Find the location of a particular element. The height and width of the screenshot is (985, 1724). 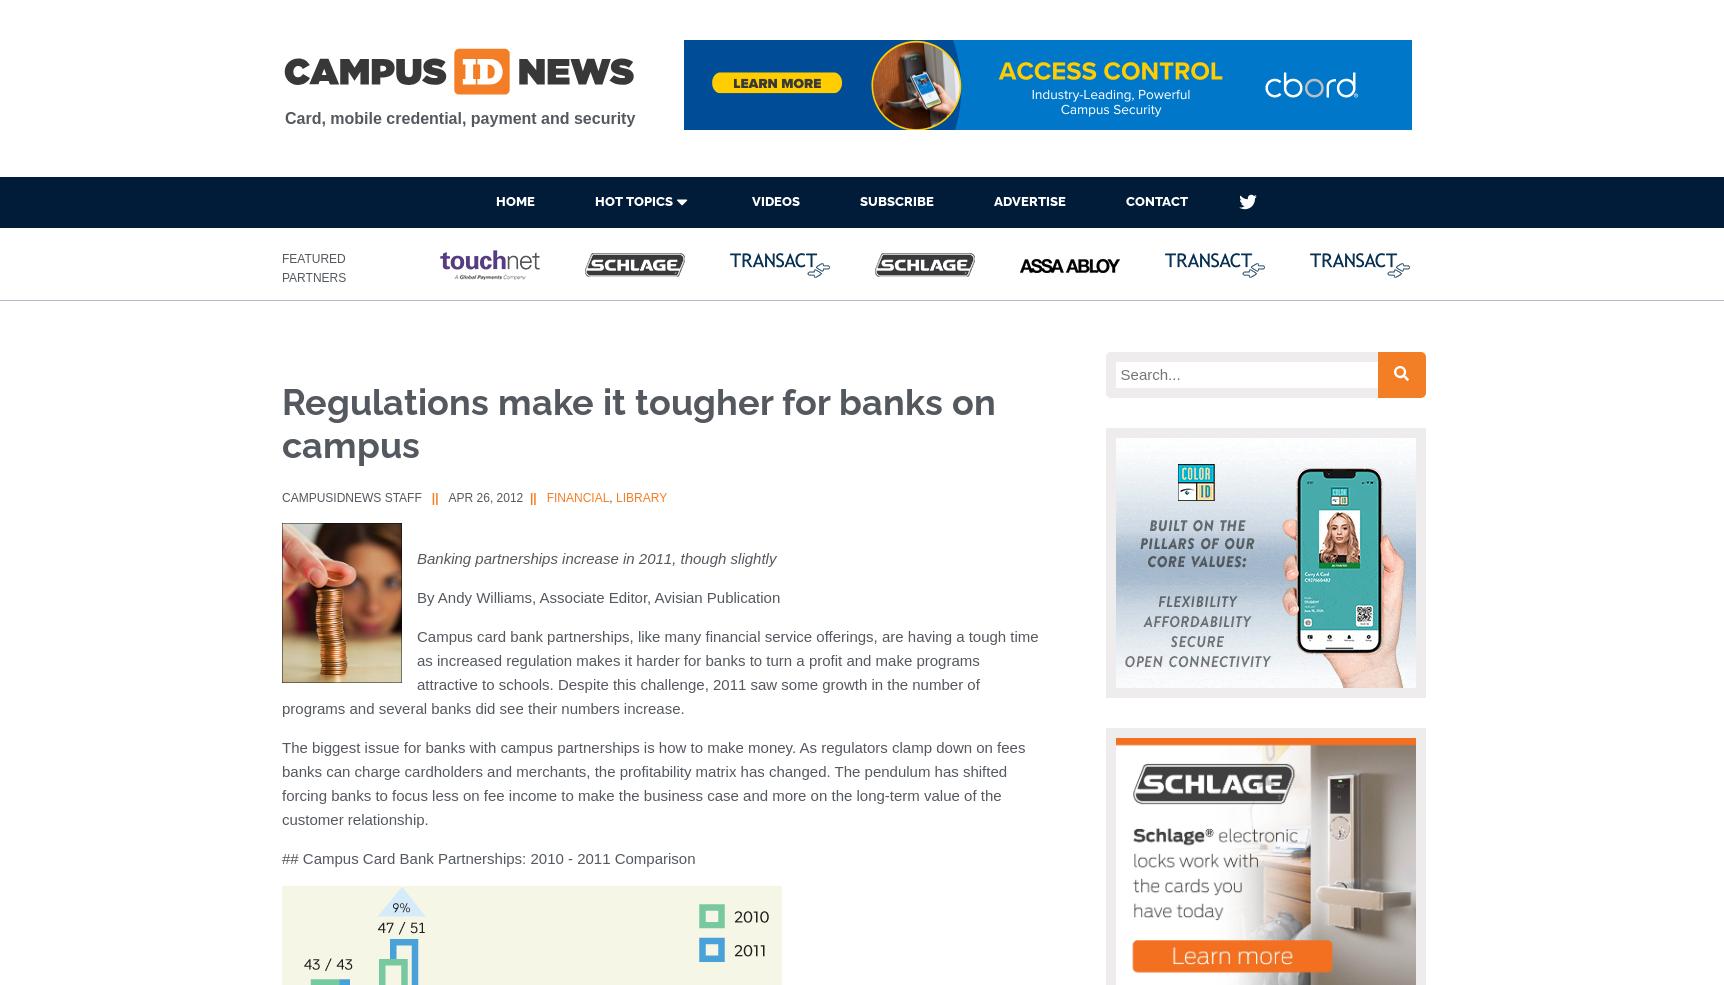

'Financial' is located at coordinates (544, 498).